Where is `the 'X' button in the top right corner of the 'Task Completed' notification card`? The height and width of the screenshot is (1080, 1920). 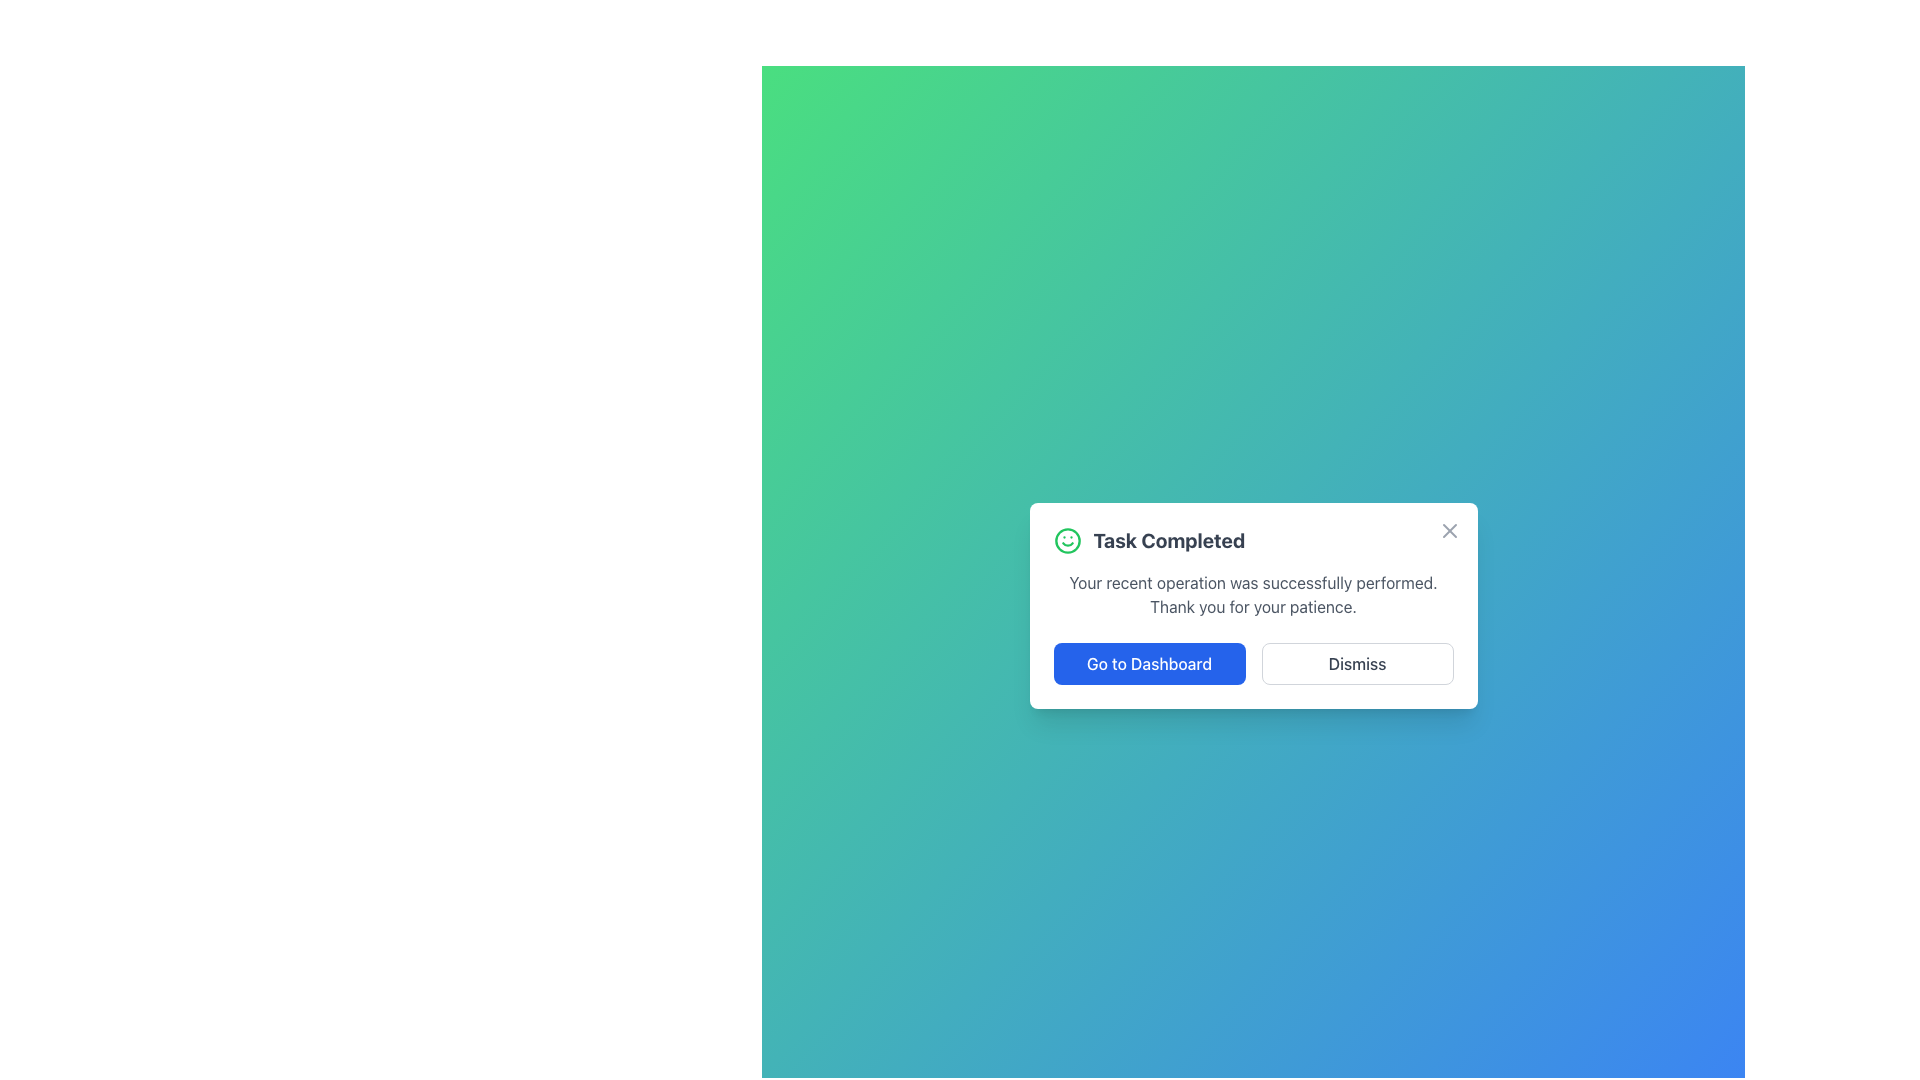 the 'X' button in the top right corner of the 'Task Completed' notification card is located at coordinates (1449, 530).